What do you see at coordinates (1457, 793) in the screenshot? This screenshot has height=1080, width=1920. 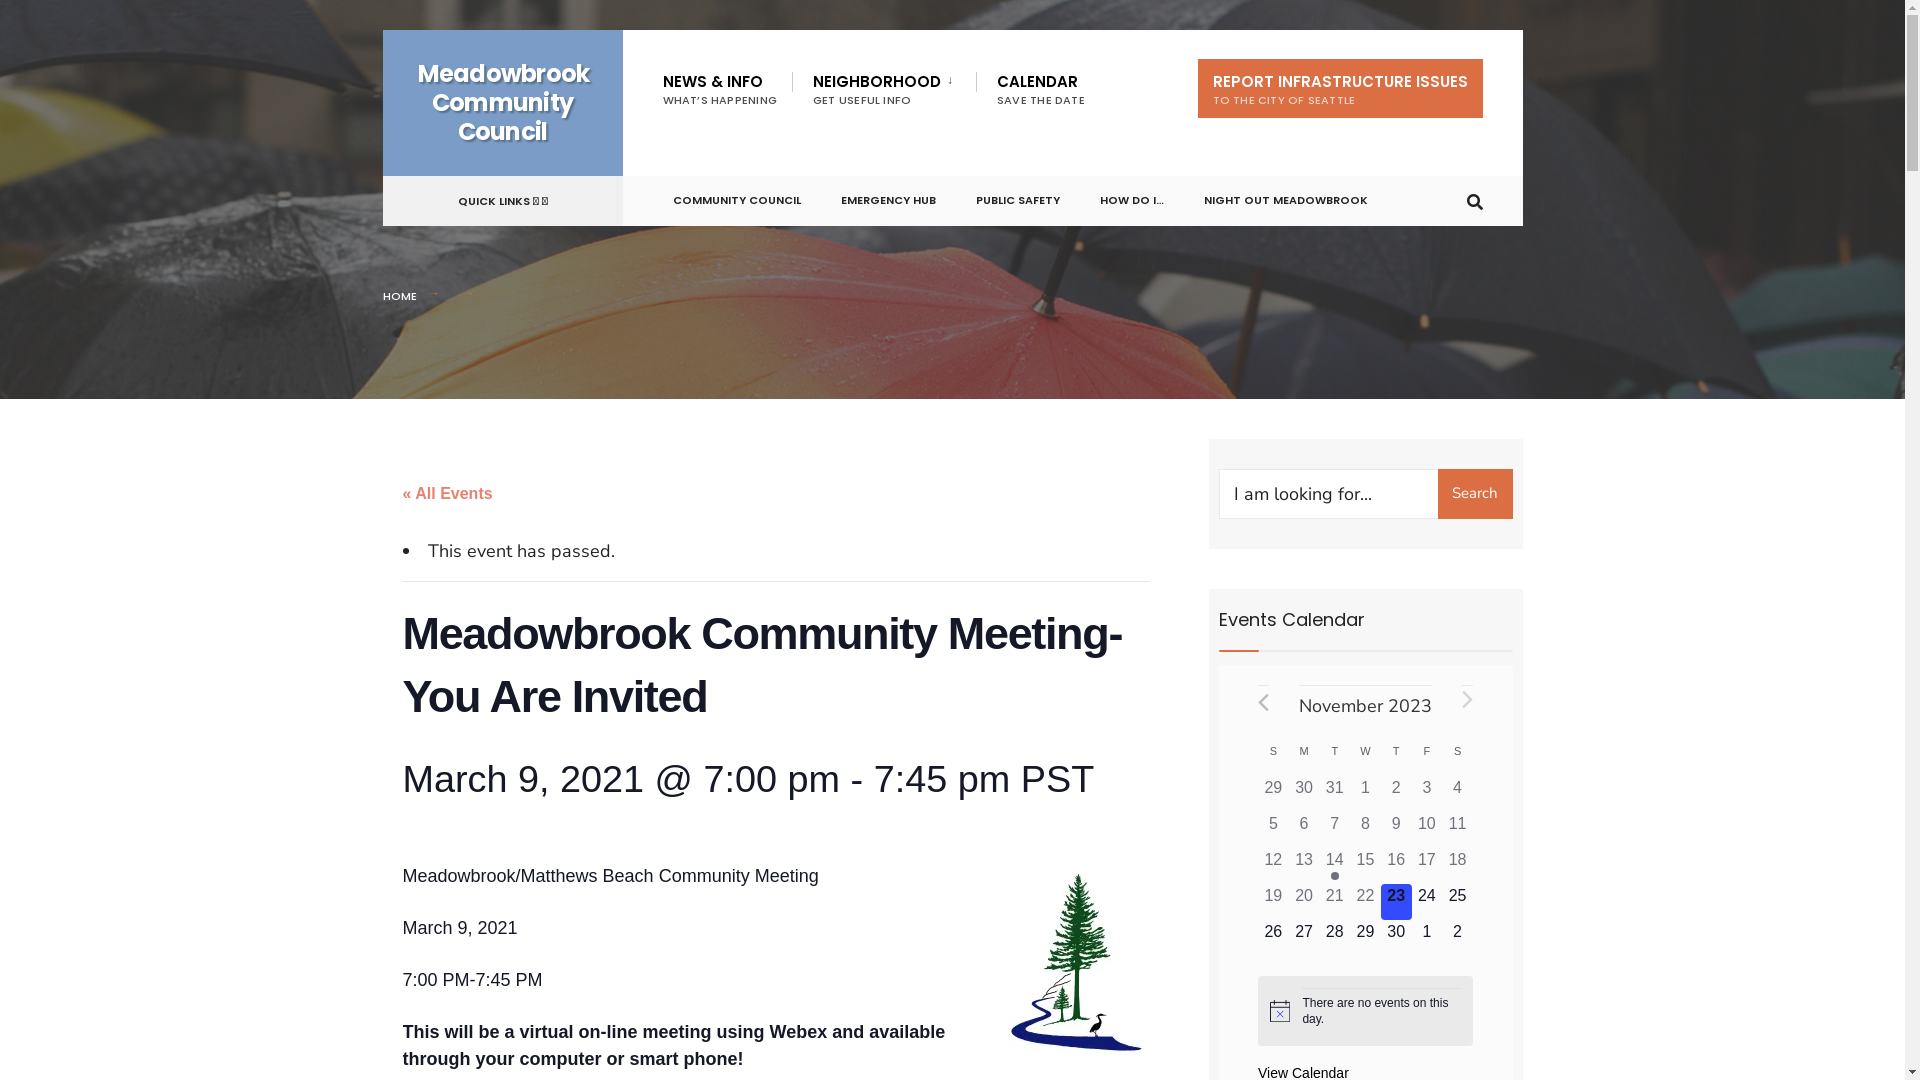 I see `'0 events,` at bounding box center [1457, 793].